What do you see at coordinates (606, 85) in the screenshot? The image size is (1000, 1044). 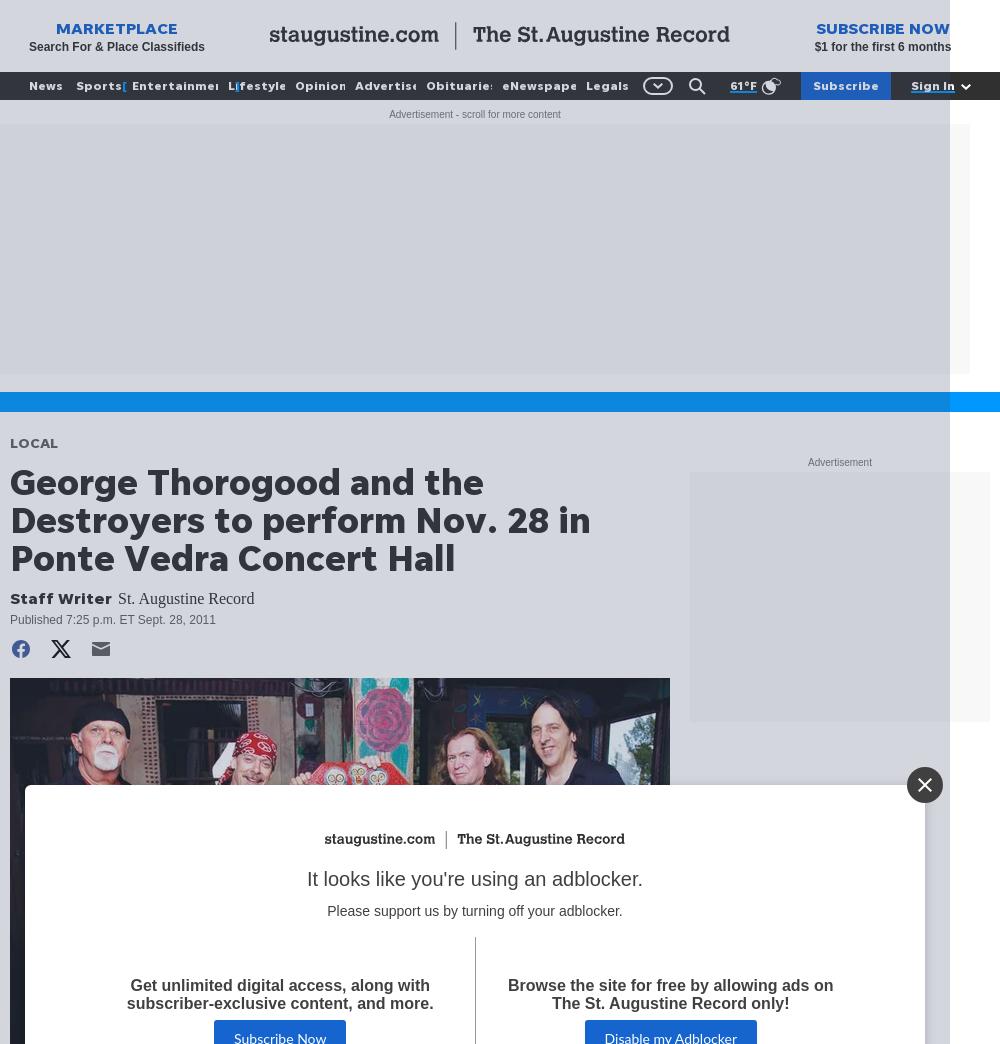 I see `'Legals'` at bounding box center [606, 85].